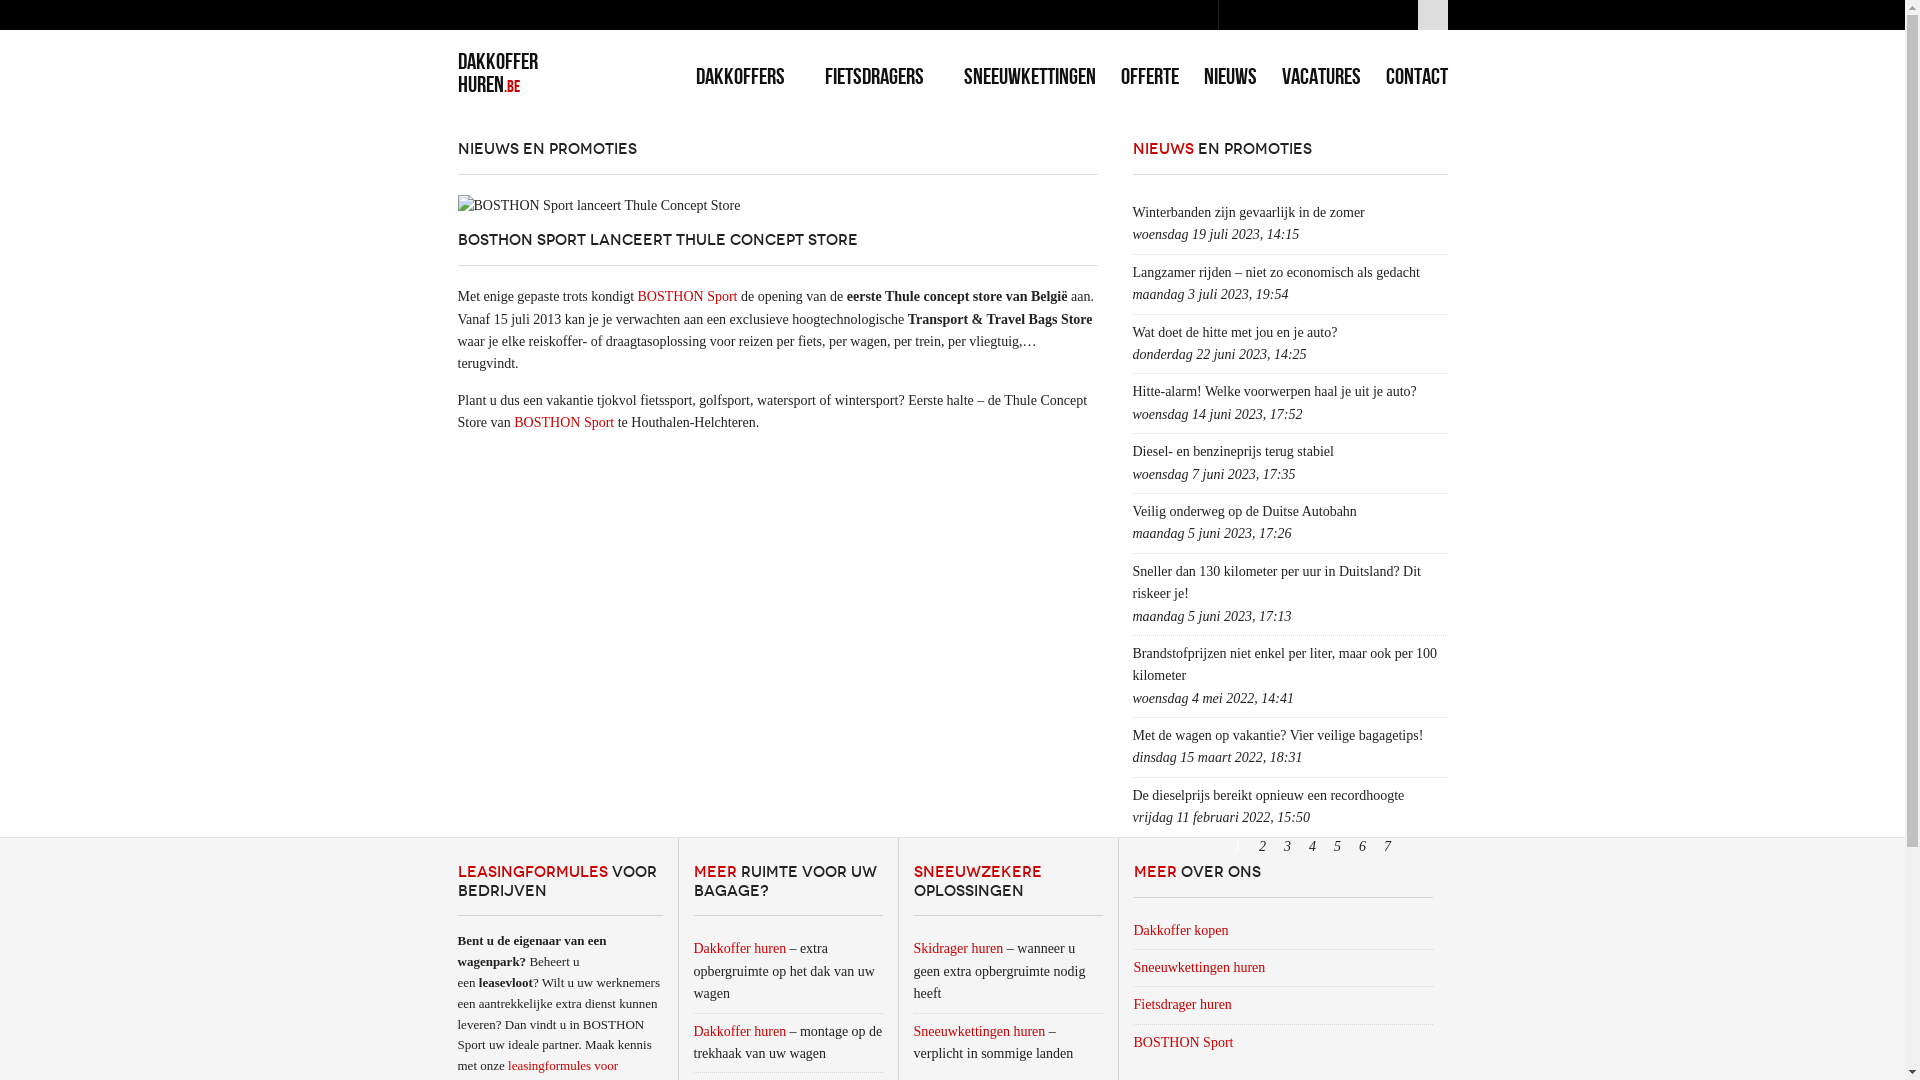  Describe the element at coordinates (1338, 847) in the screenshot. I see `'5'` at that location.